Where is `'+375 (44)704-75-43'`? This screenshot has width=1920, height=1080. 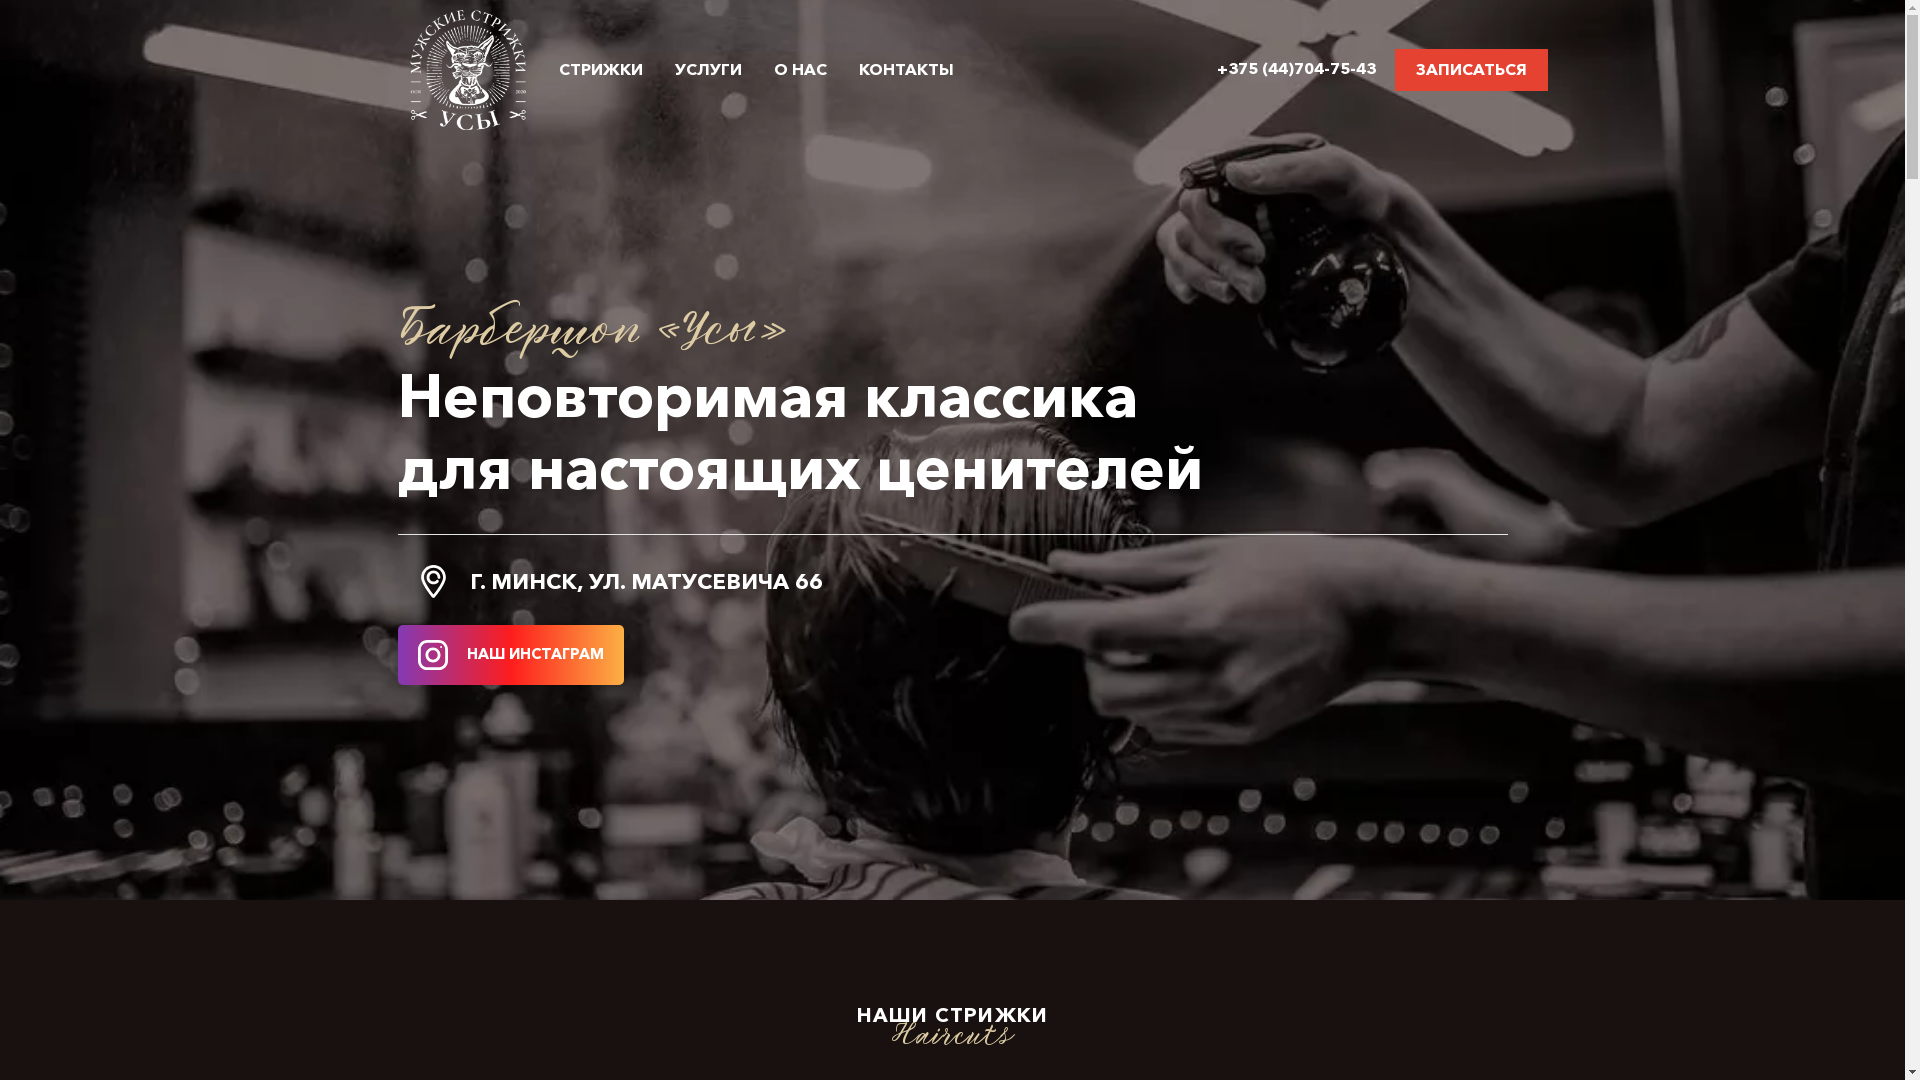
'+375 (44)704-75-43' is located at coordinates (1297, 67).